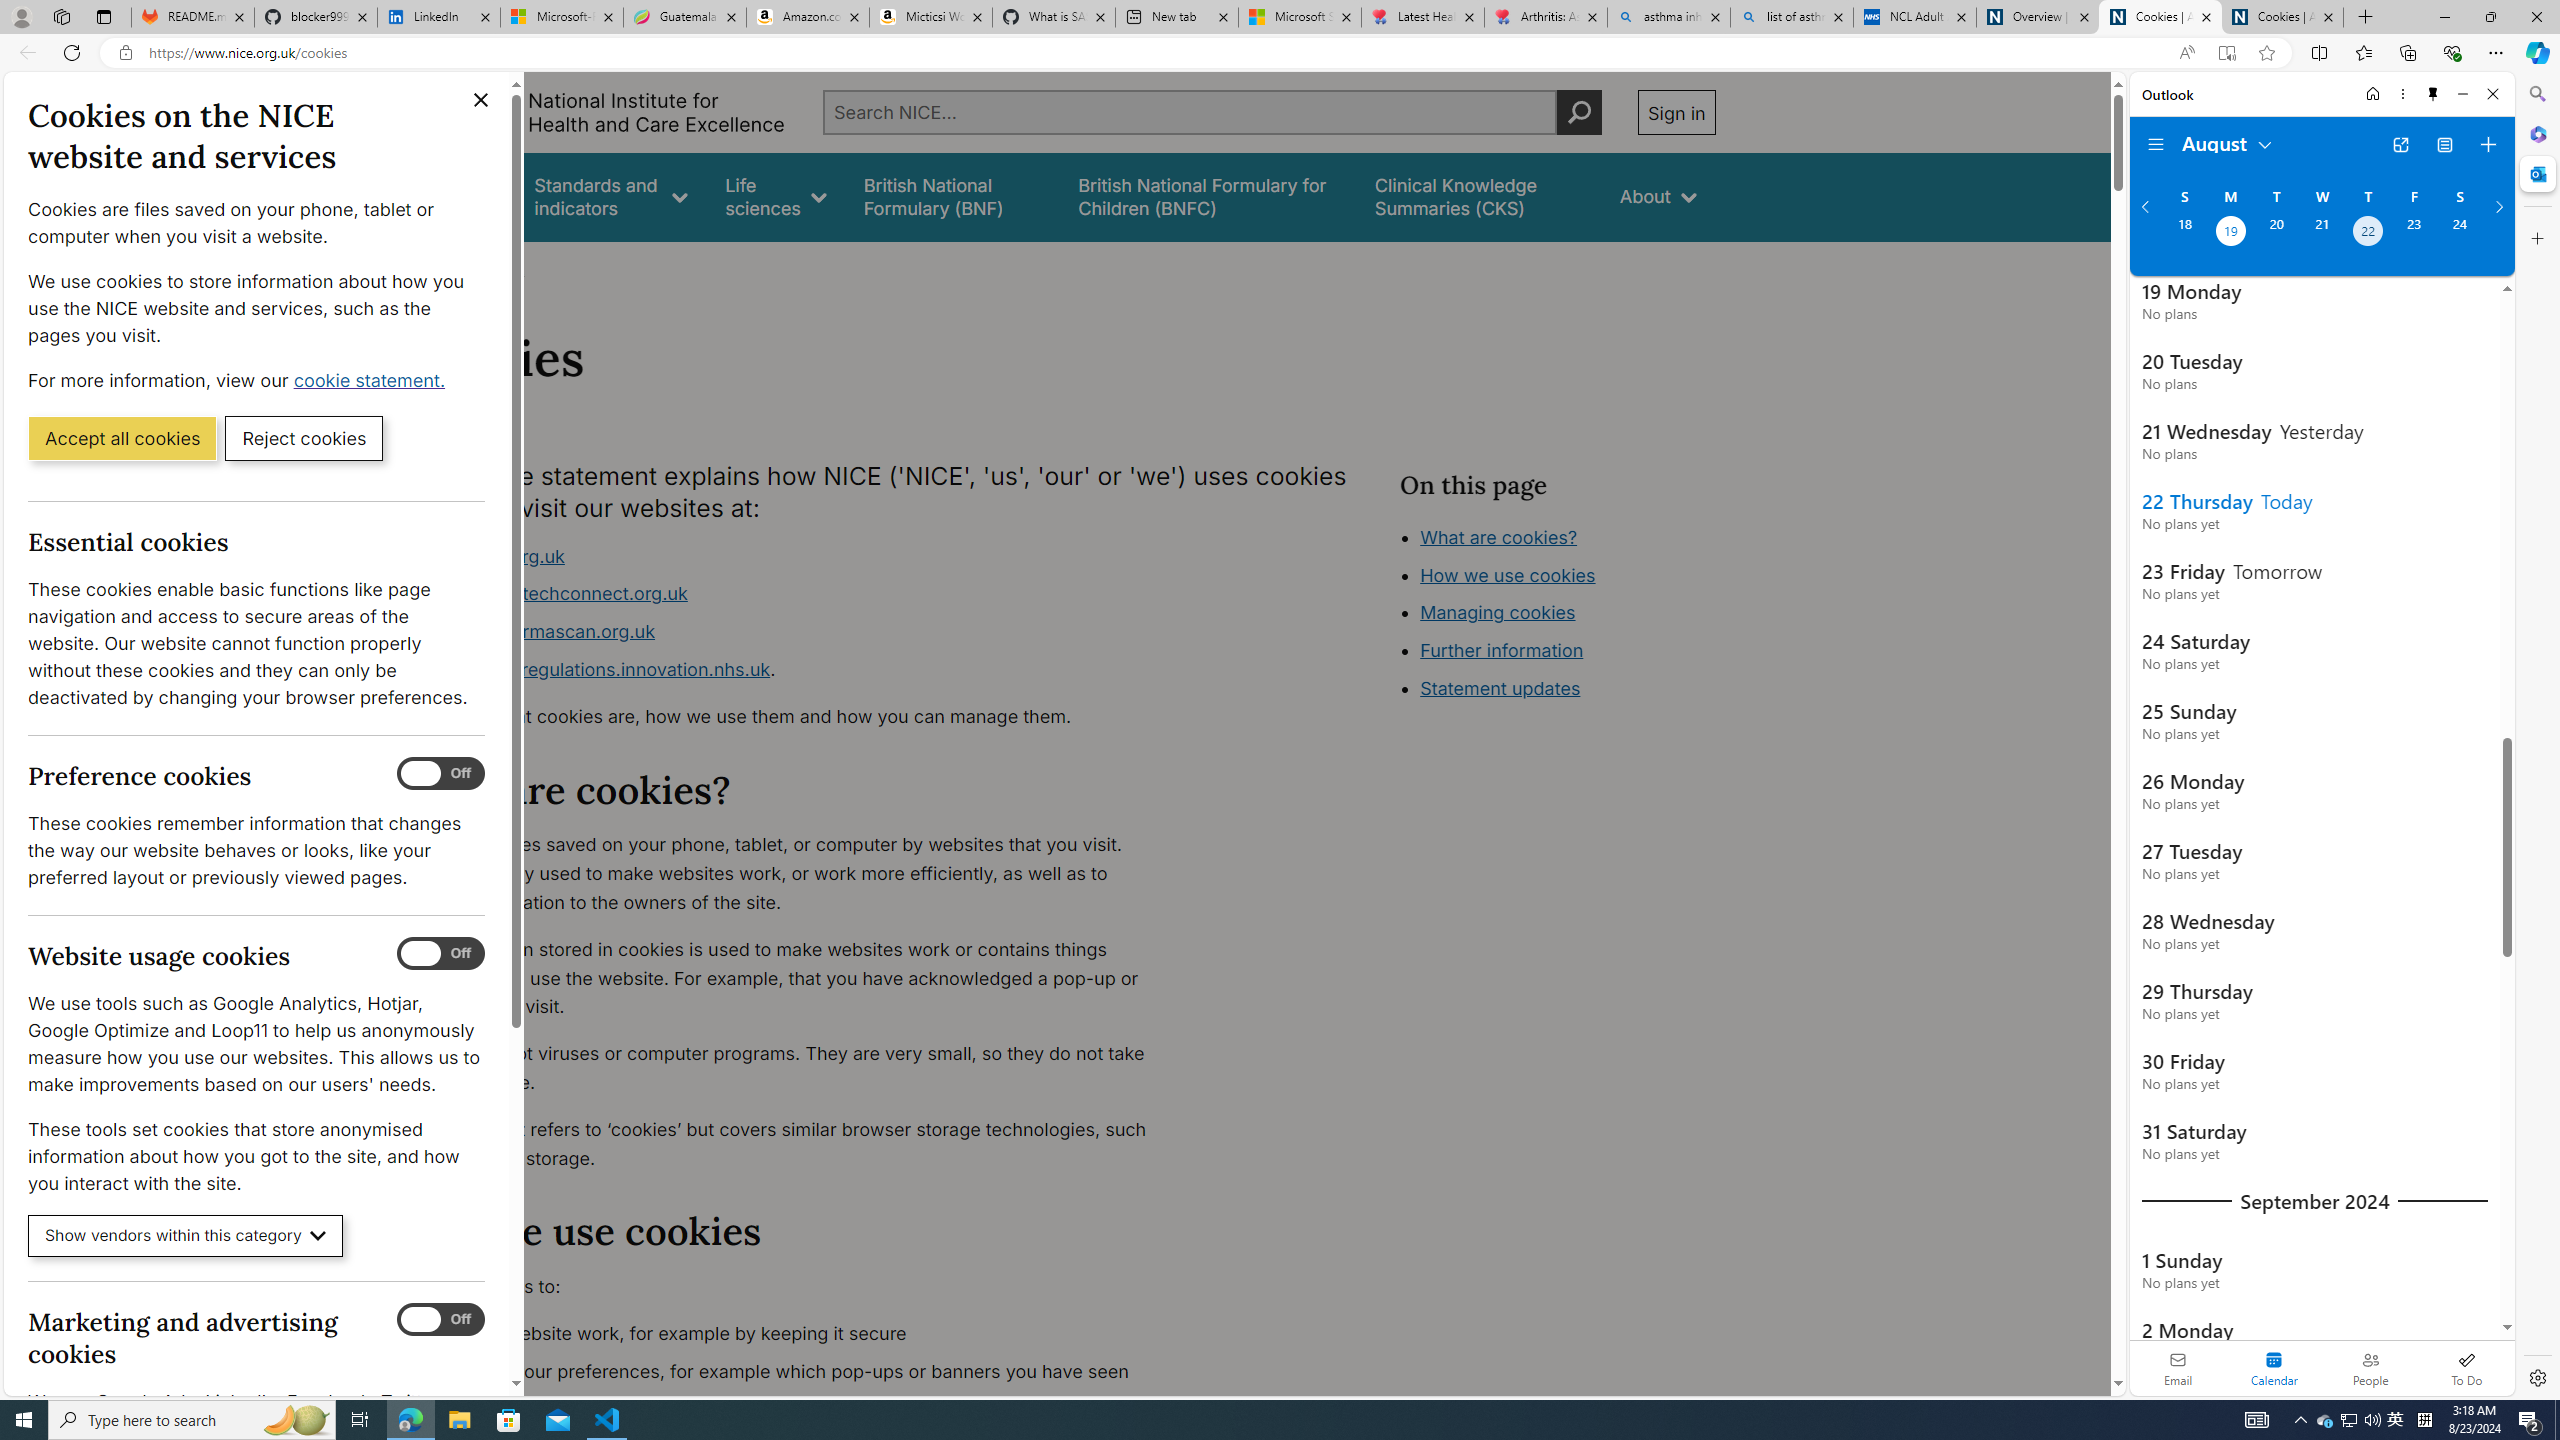 The width and height of the screenshot is (2560, 1440). I want to click on 'To Do', so click(2466, 1367).